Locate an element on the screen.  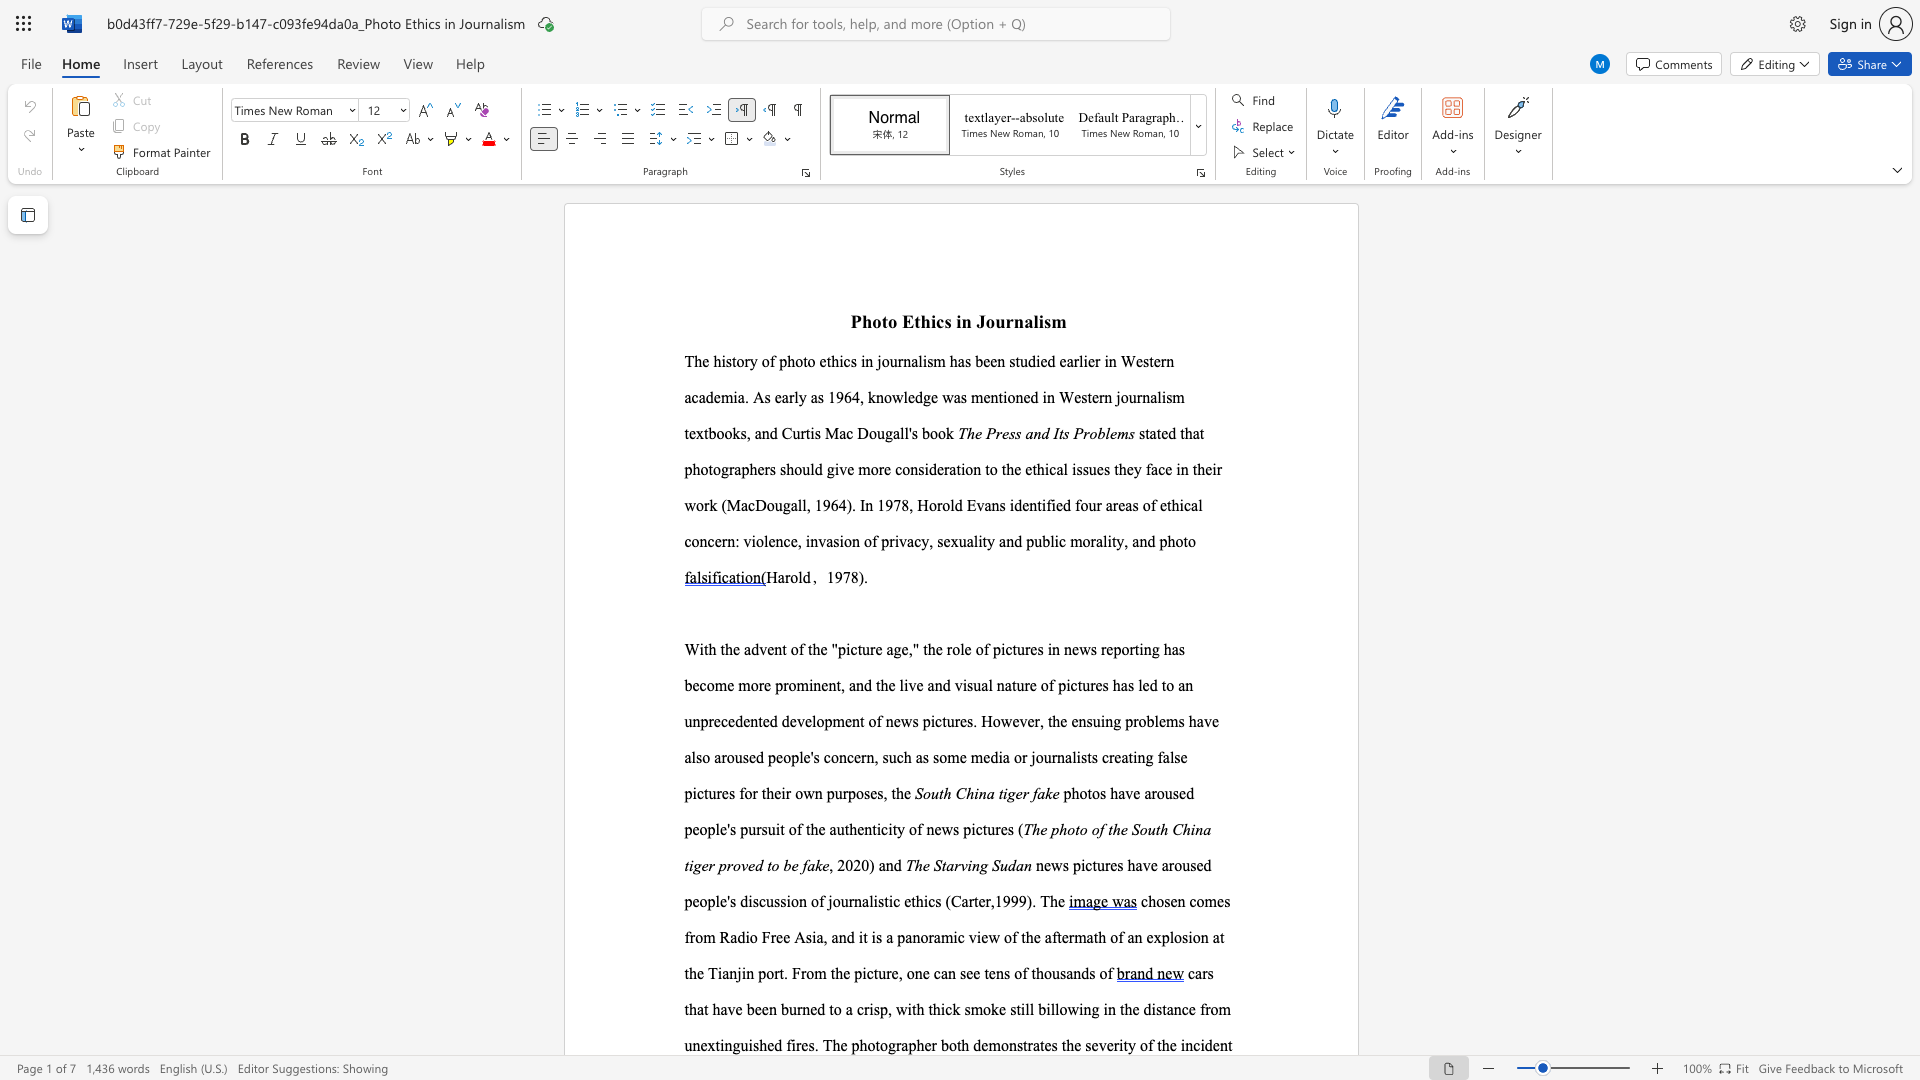
the 3th character "e" in the text is located at coordinates (824, 649).